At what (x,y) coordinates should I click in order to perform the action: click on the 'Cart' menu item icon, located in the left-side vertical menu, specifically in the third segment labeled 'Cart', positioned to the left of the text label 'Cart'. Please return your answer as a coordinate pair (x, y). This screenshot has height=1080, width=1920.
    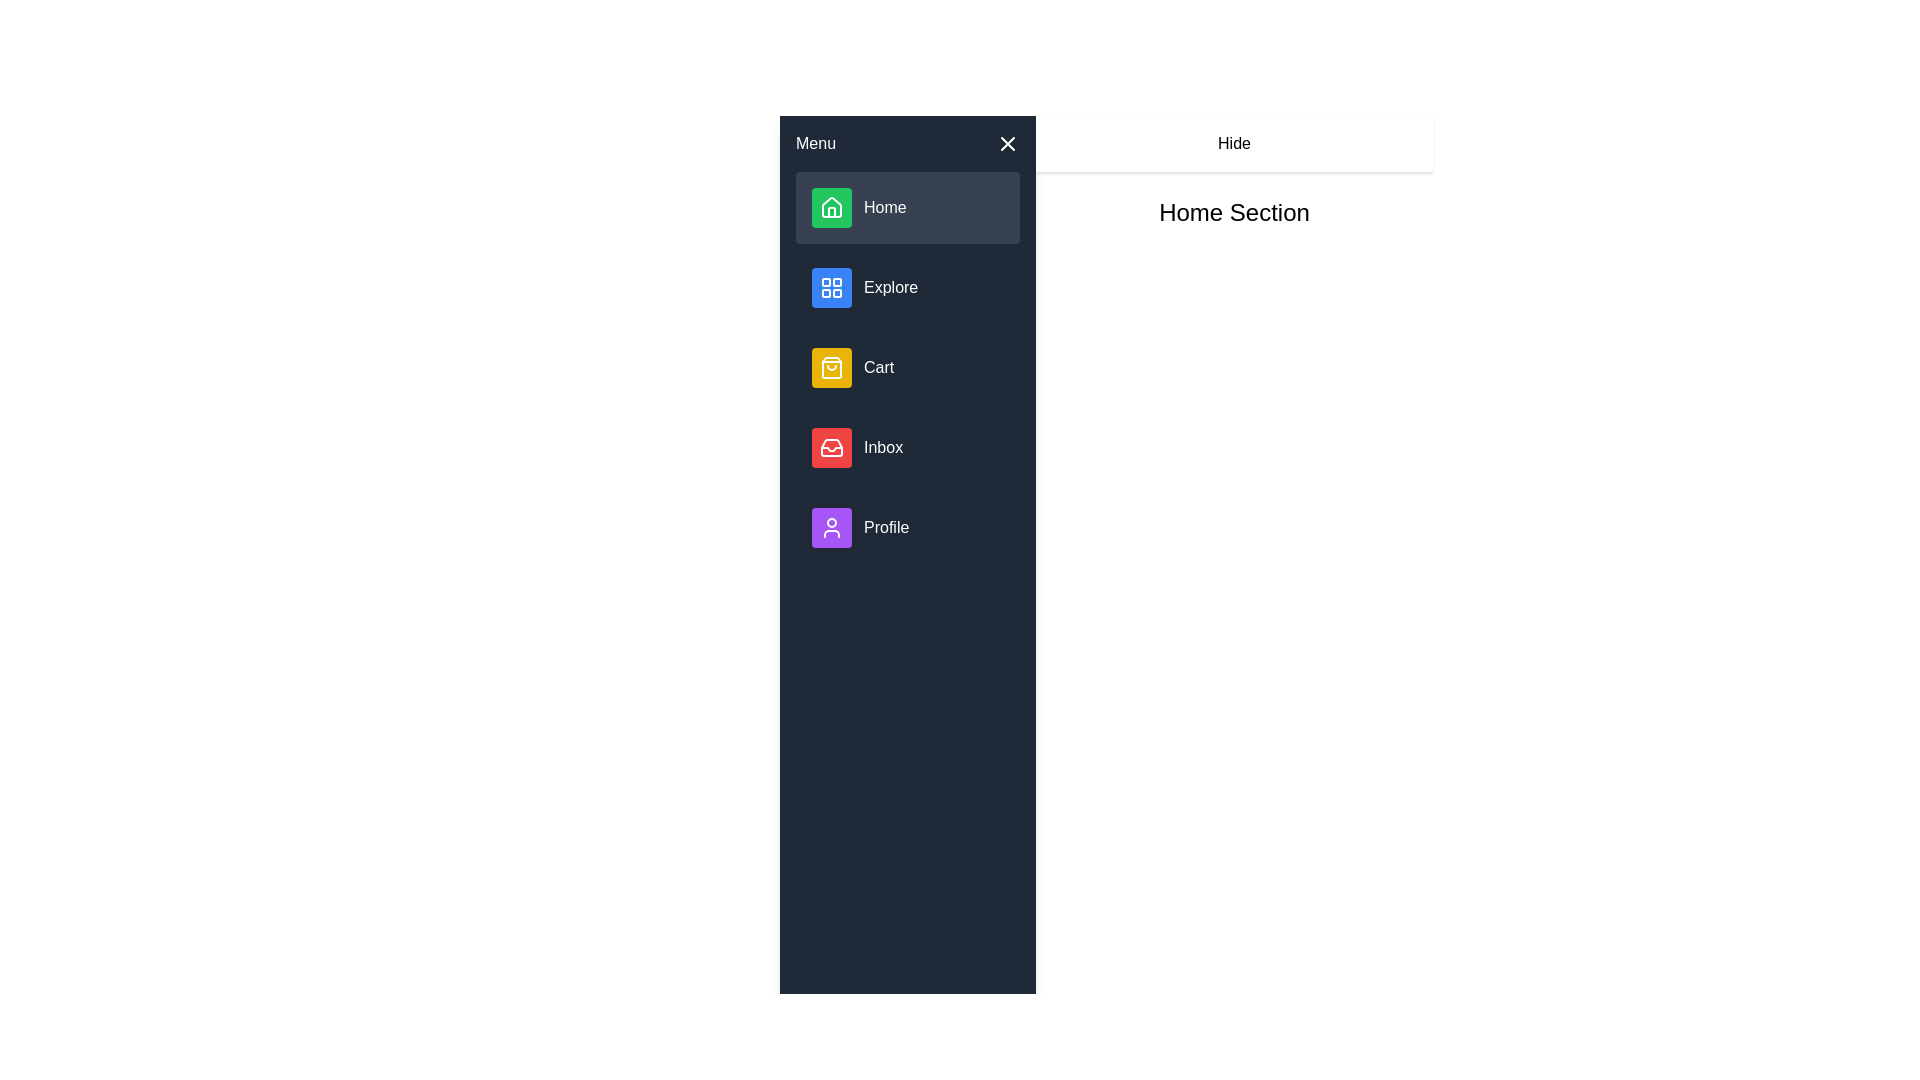
    Looking at the image, I should click on (831, 367).